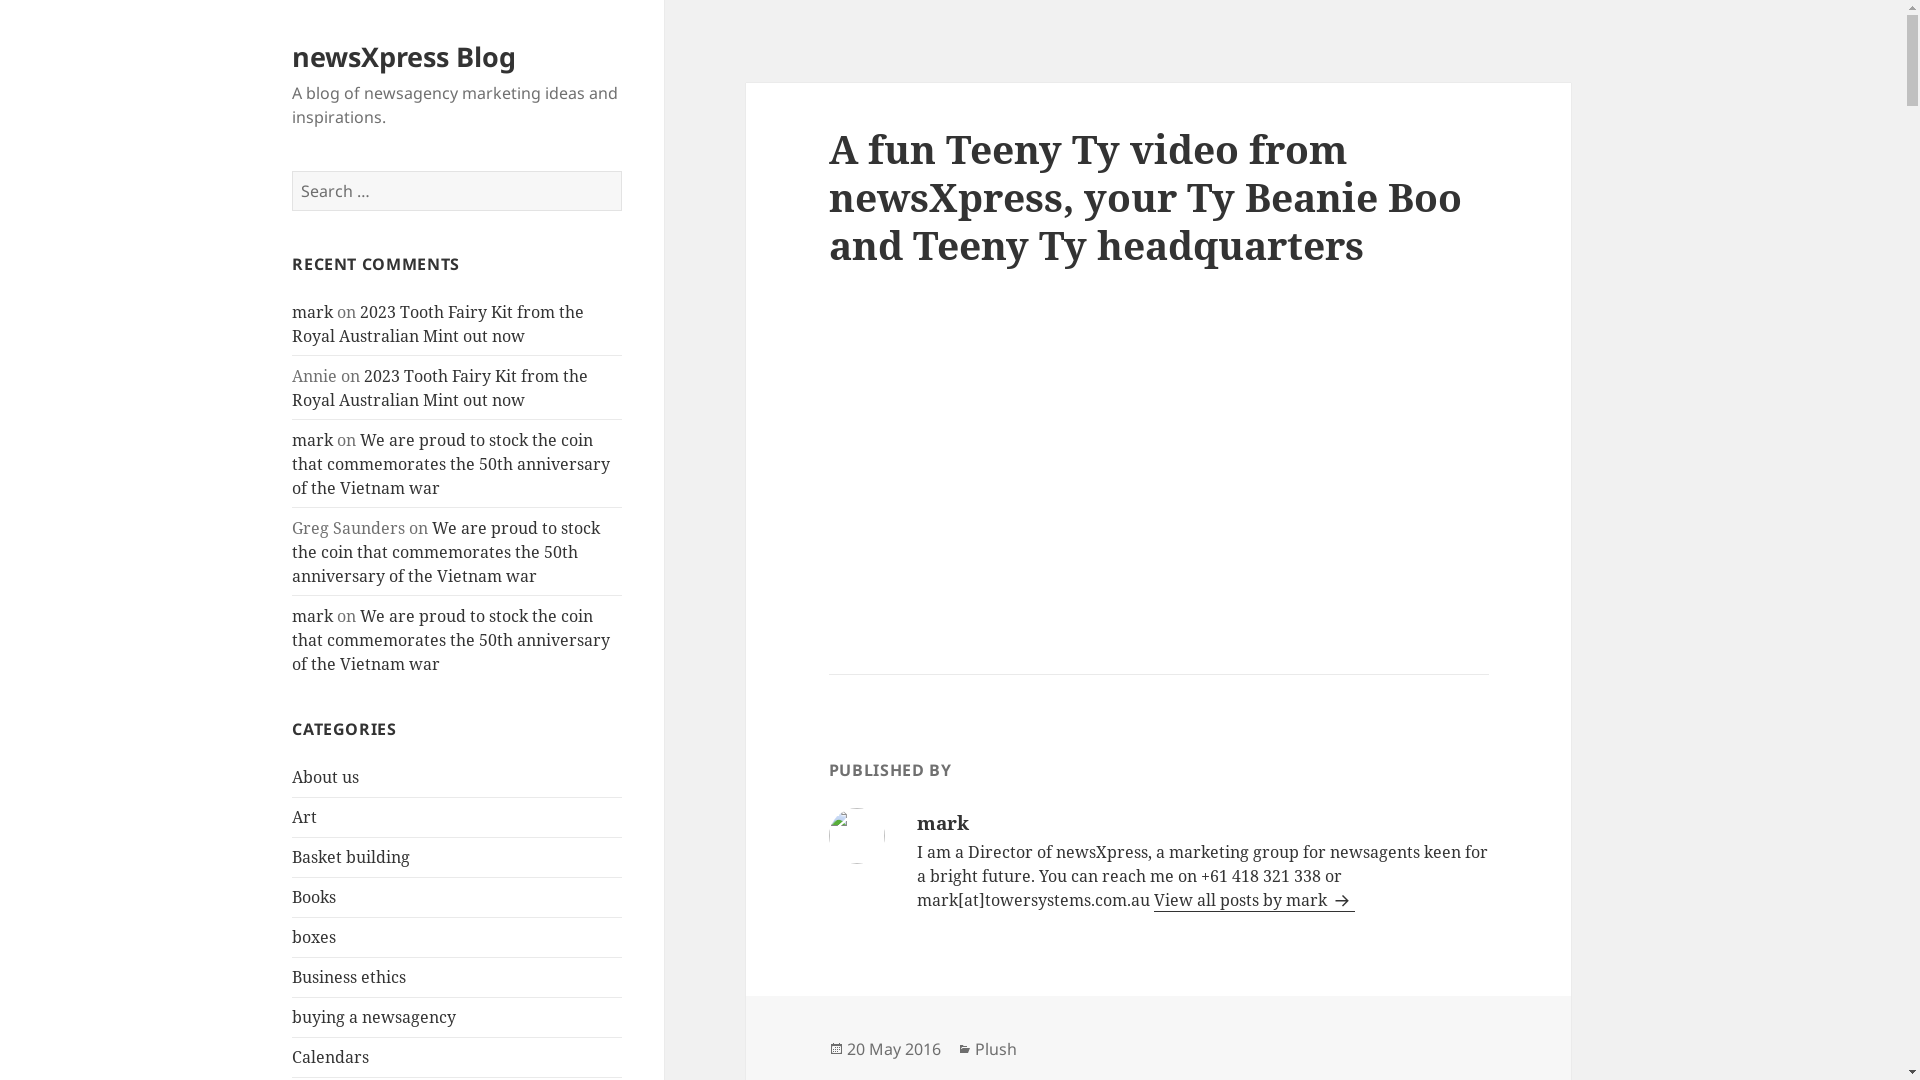 Image resolution: width=1920 pixels, height=1080 pixels. I want to click on 'buying a newsagency', so click(374, 1017).